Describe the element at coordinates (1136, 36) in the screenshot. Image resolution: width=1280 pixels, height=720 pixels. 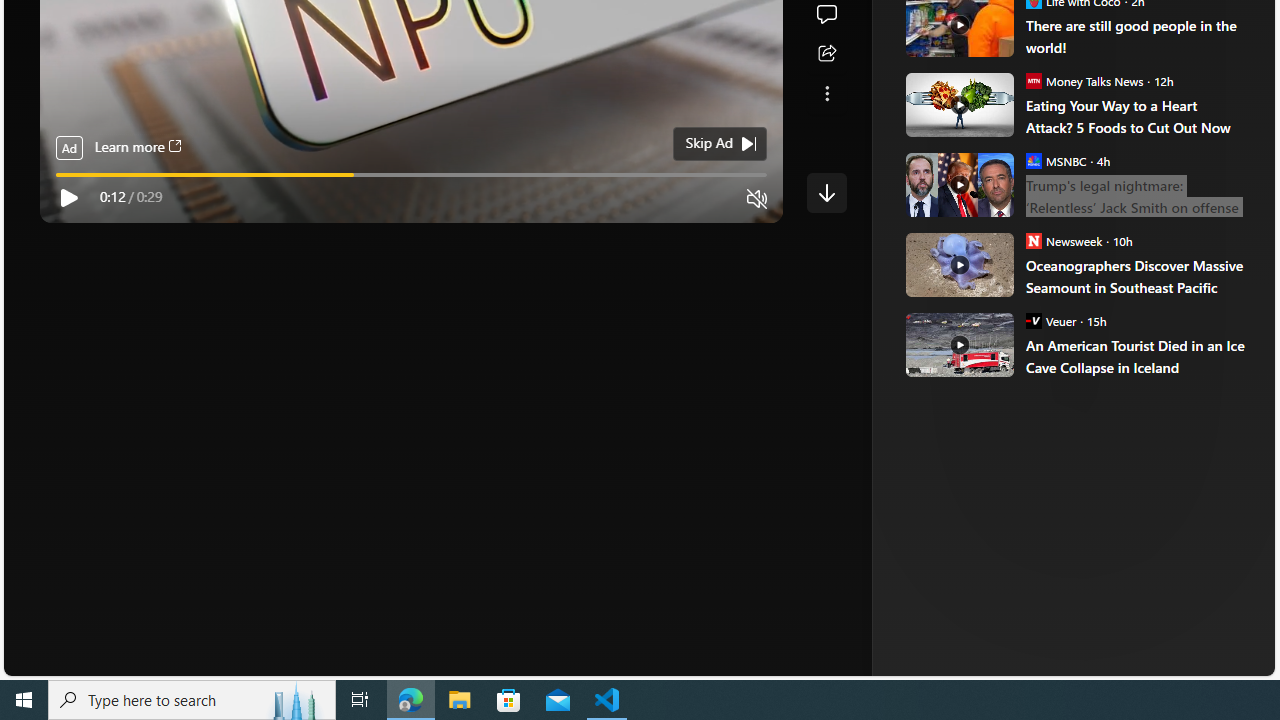
I see `'There are still good people in the world!'` at that location.